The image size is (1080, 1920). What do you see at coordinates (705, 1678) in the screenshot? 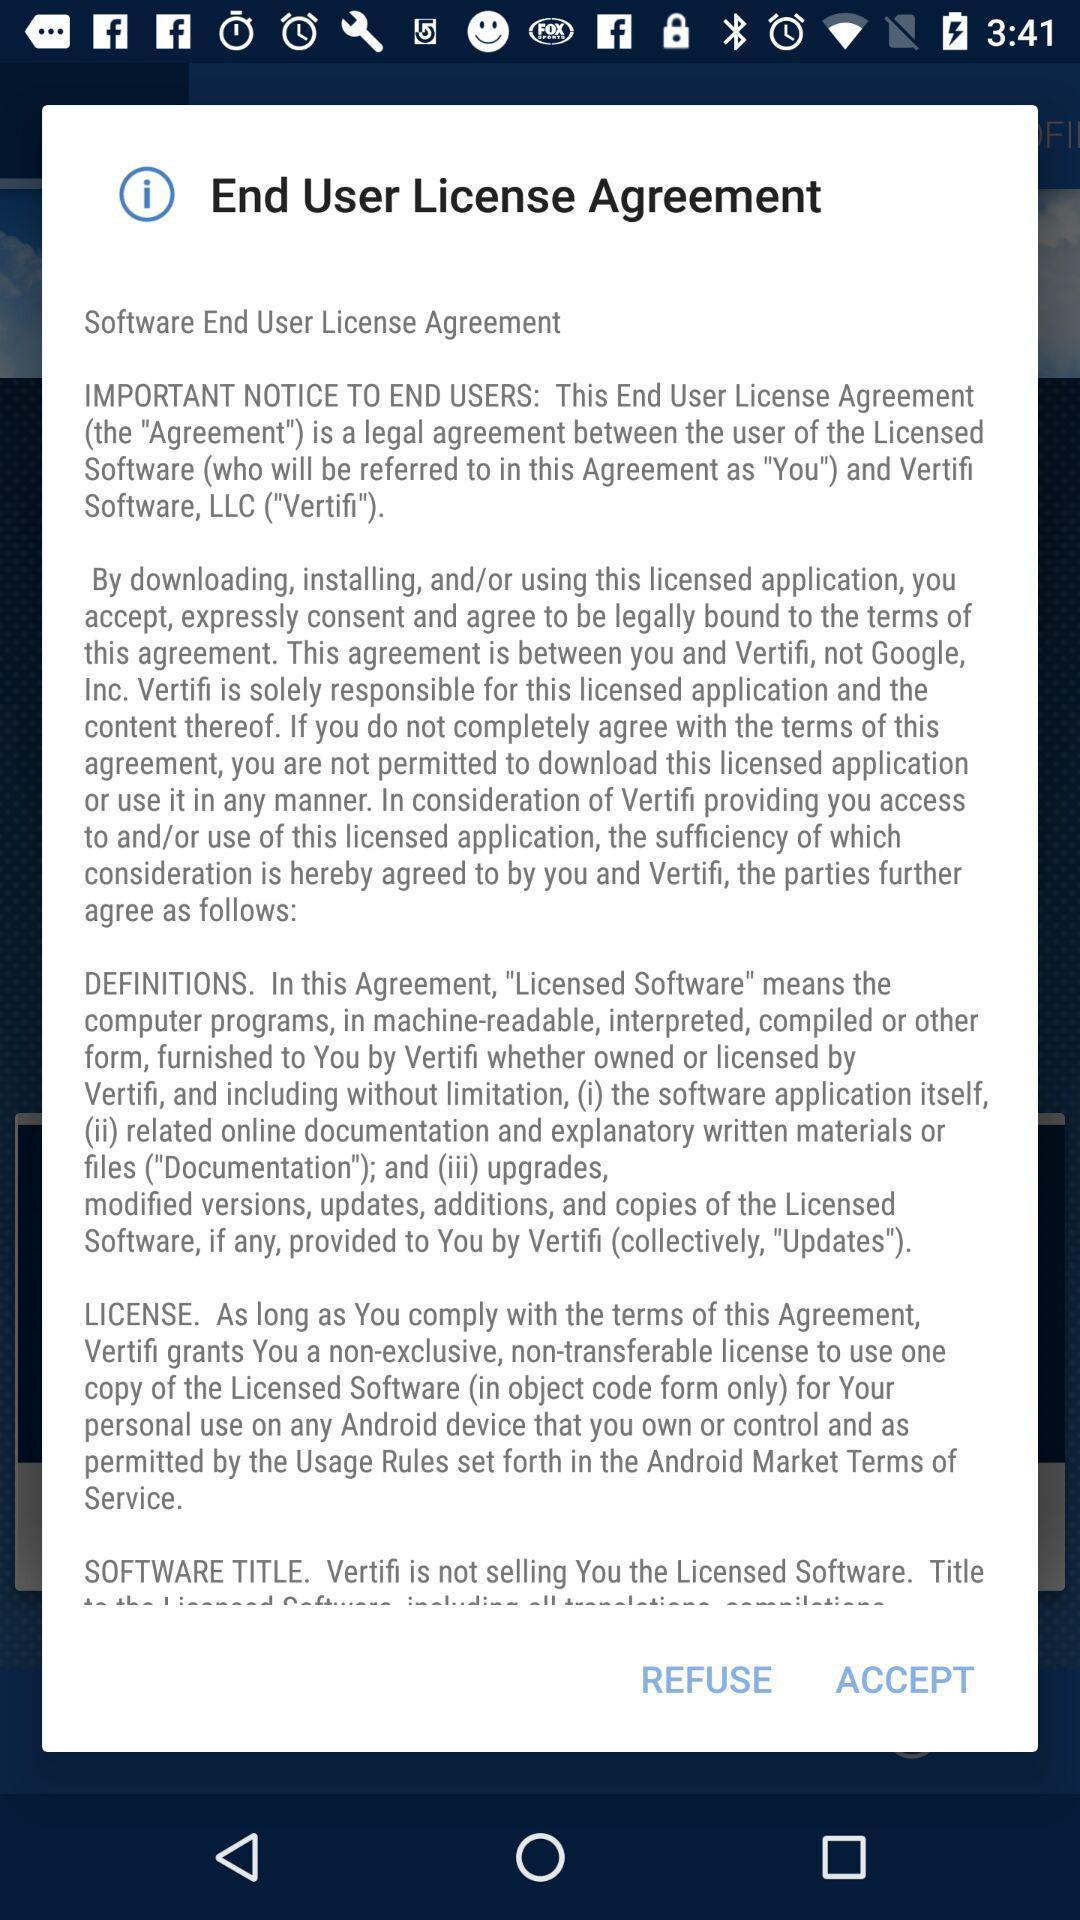
I see `item at the bottom` at bounding box center [705, 1678].